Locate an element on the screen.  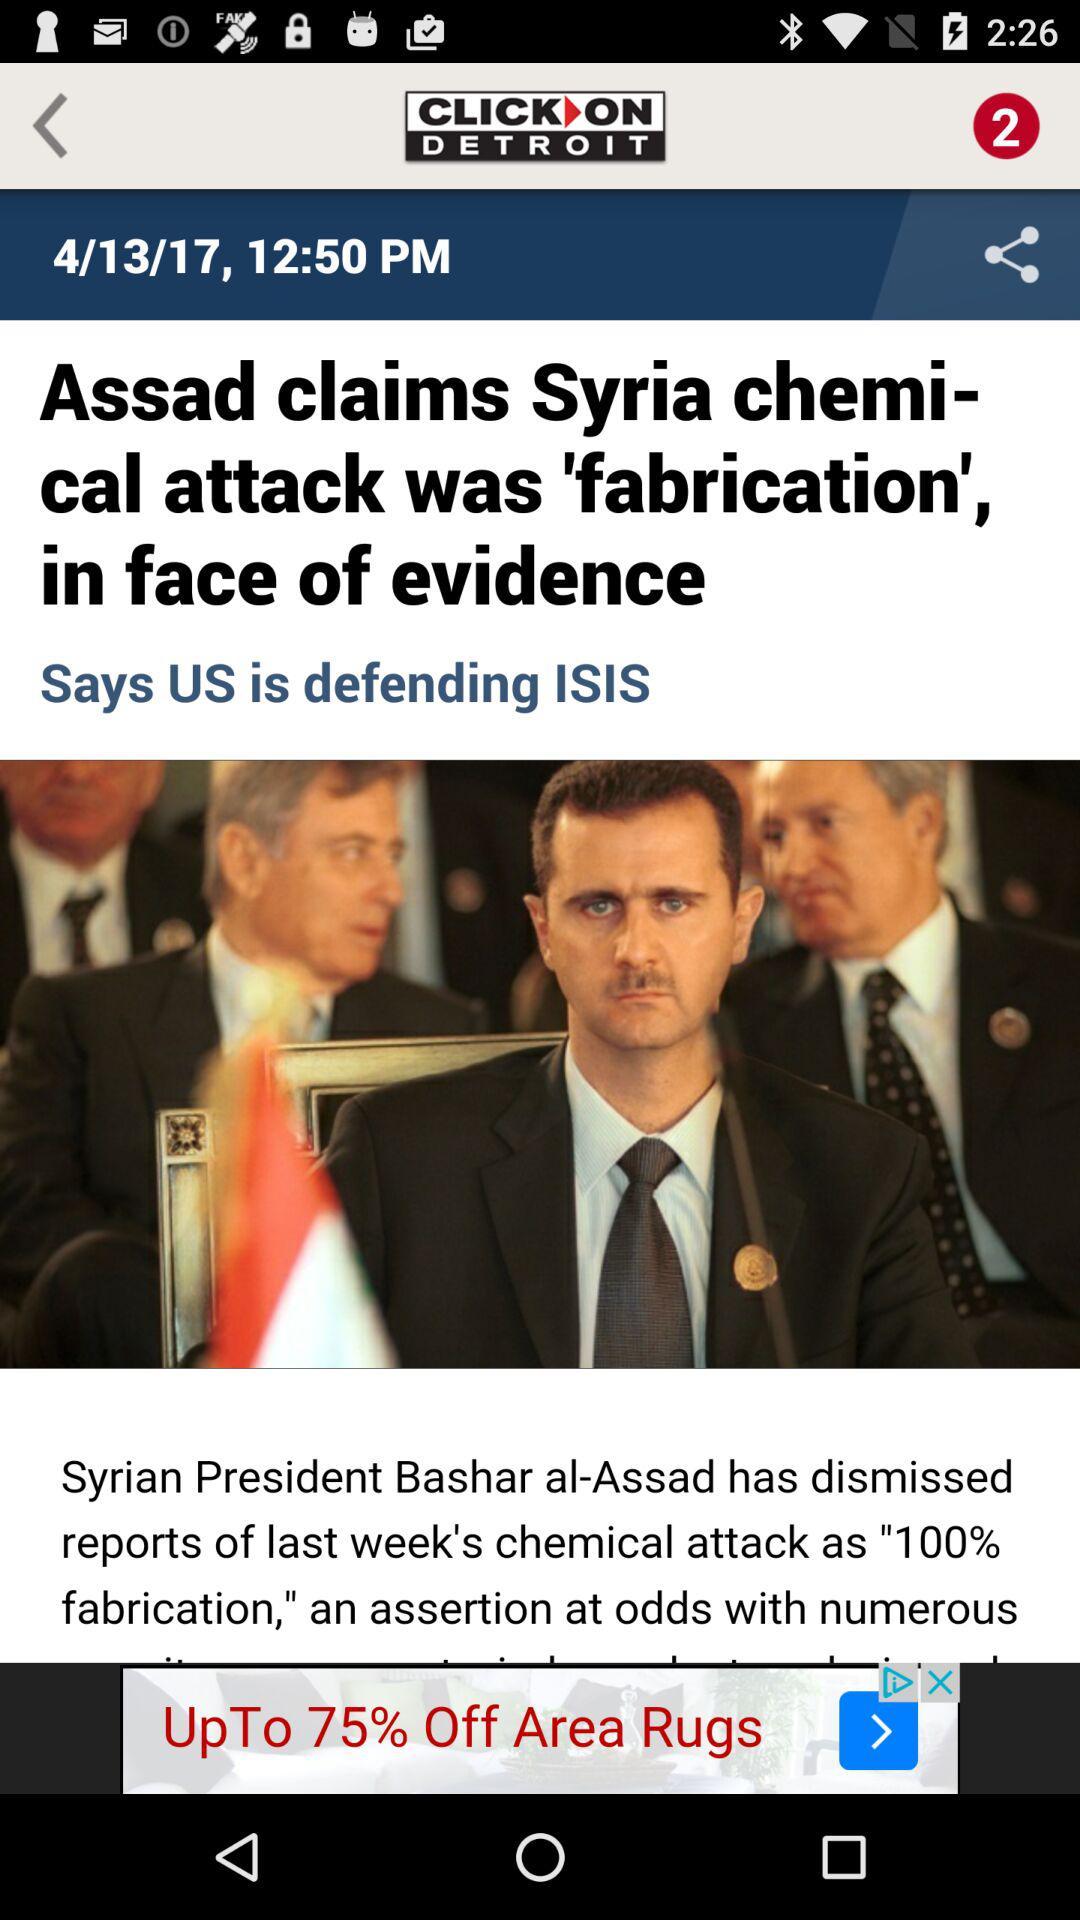
share button is located at coordinates (879, 253).